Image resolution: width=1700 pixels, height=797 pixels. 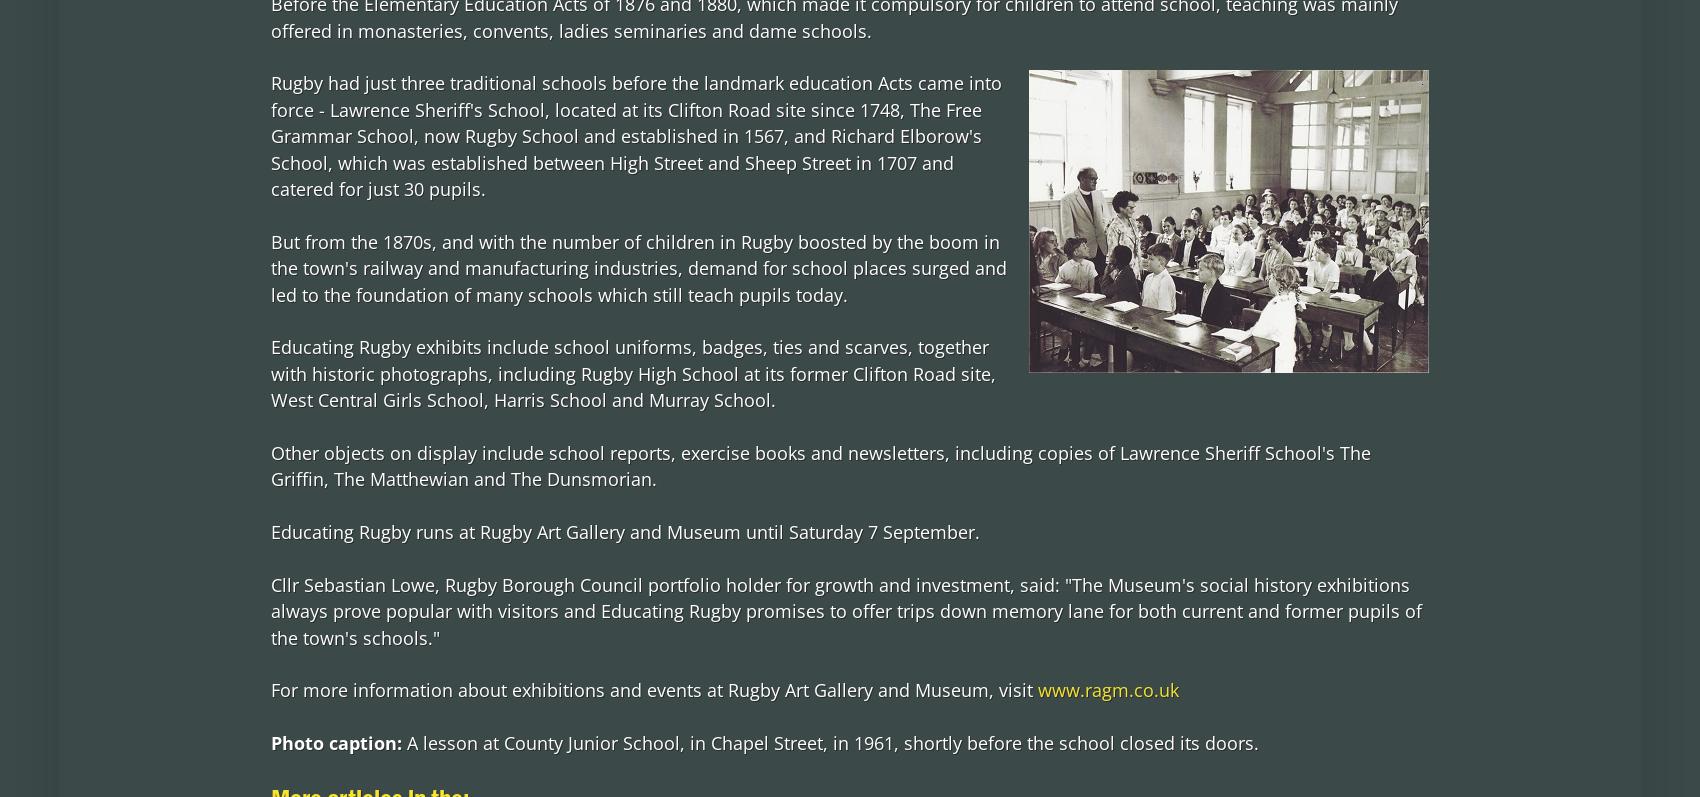 I want to click on 'Educating Rugby runs at Rugby Art Gallery and Museum until Saturday 7 September.', so click(x=623, y=531).